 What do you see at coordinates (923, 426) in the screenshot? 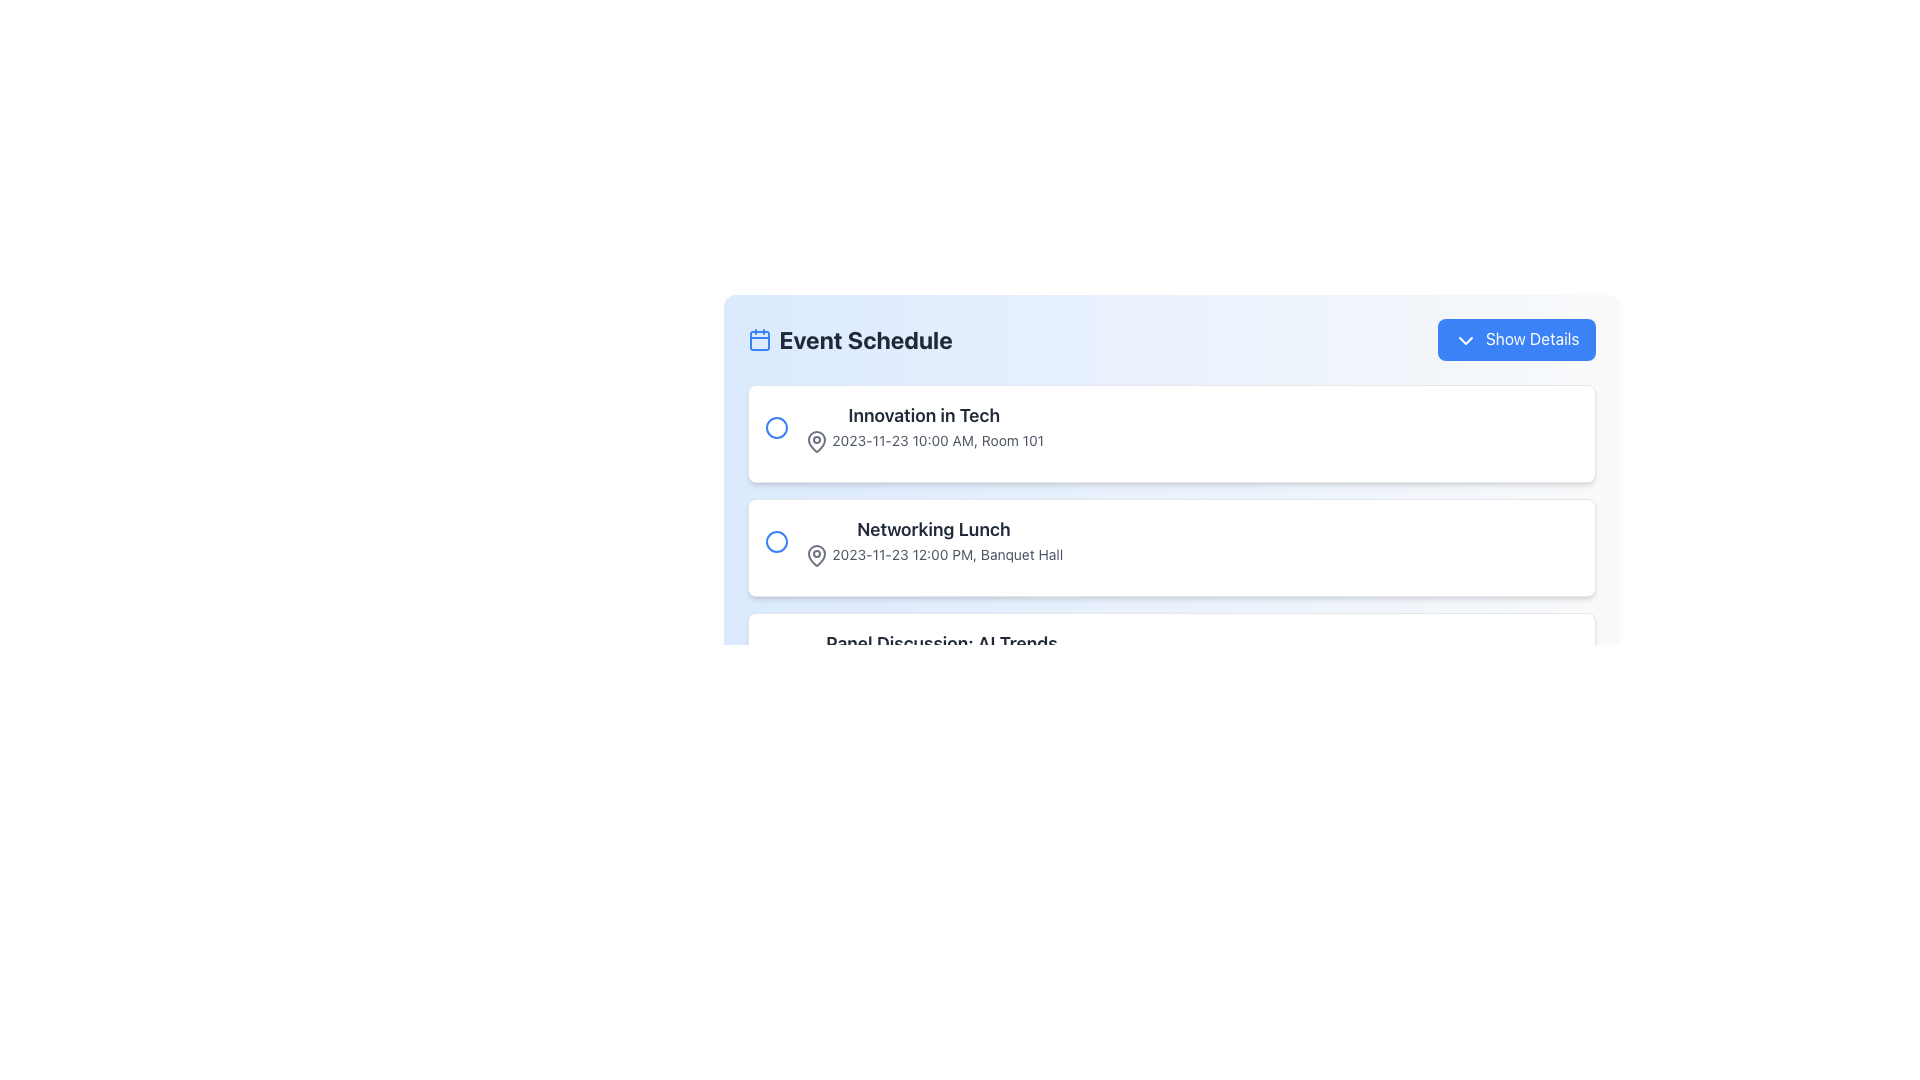
I see `the Text block titled 'Innovation in Tech' with a subtitle '2023-11-23 10:00 AM, Room 101', which includes a location pin icon, positioned as the first event in the schedule` at bounding box center [923, 426].